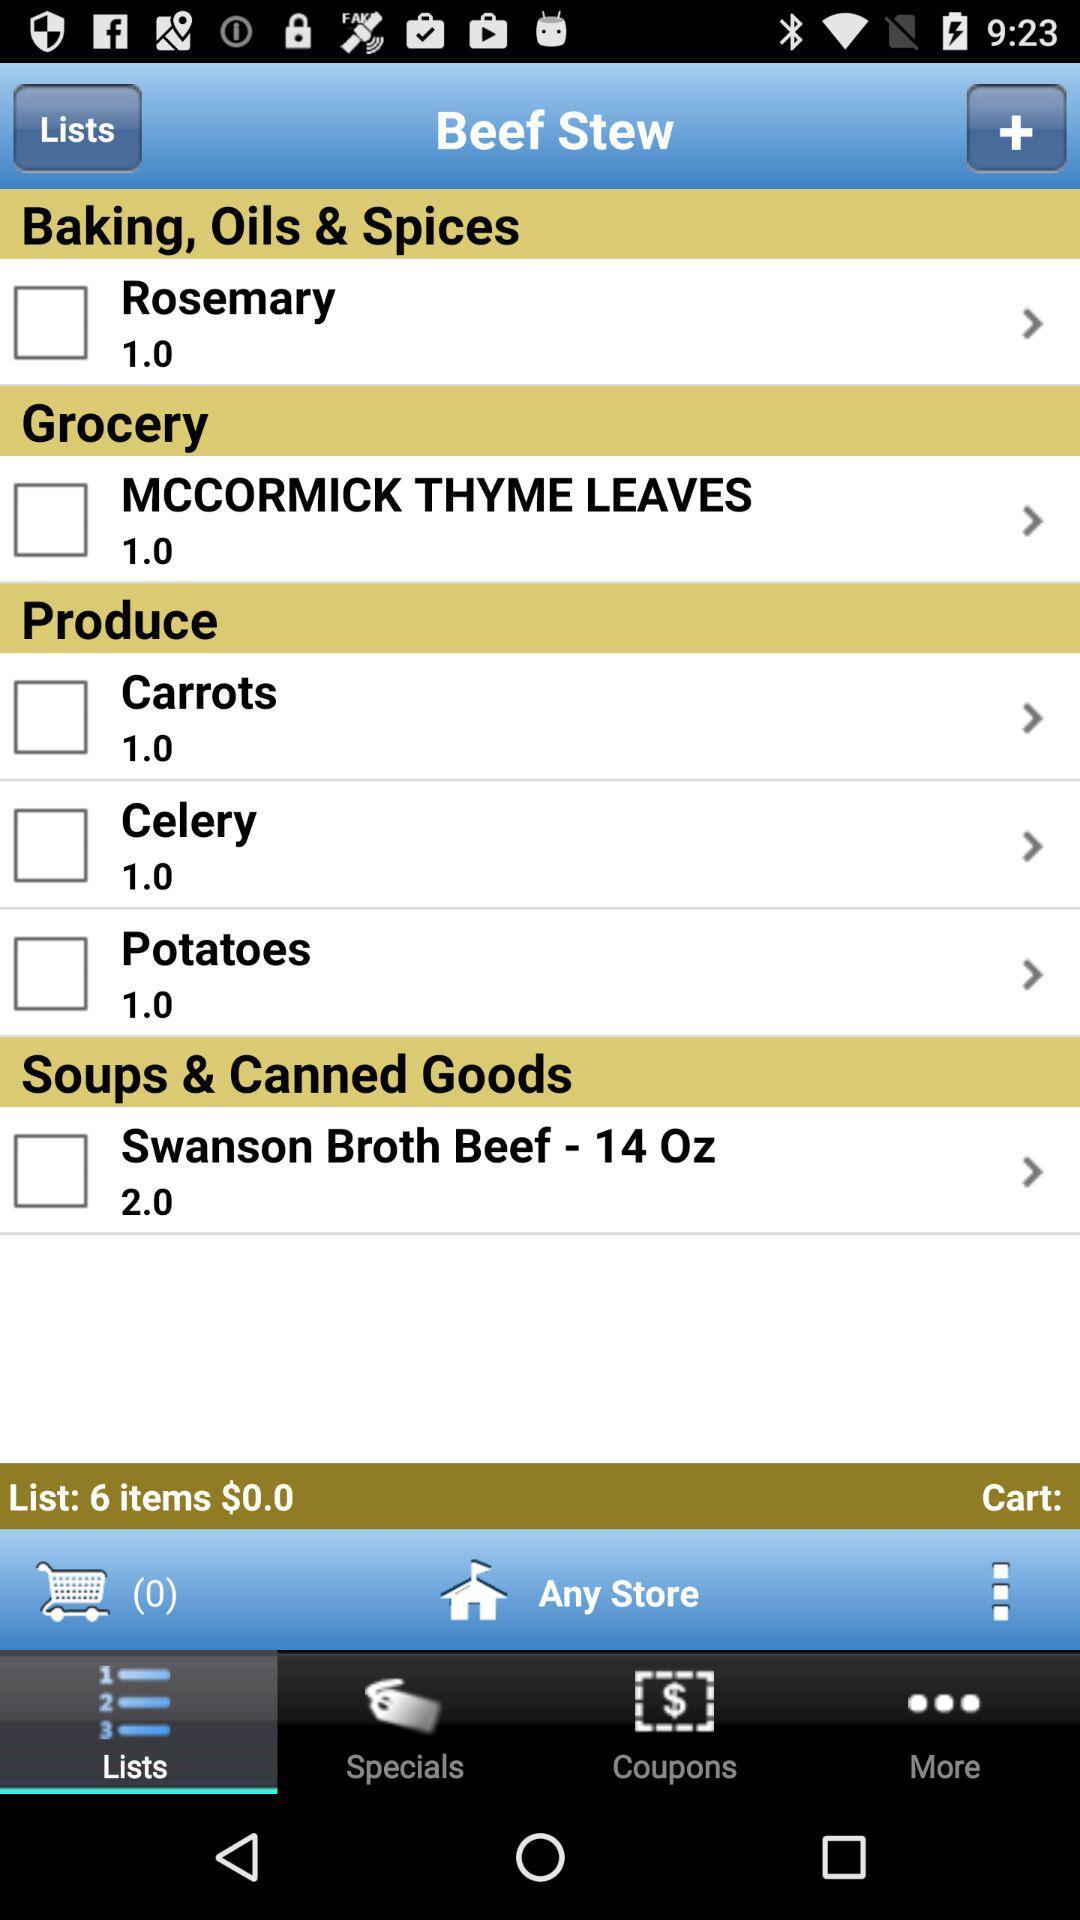 The image size is (1080, 1920). Describe the element at coordinates (474, 1703) in the screenshot. I see `the home icon` at that location.